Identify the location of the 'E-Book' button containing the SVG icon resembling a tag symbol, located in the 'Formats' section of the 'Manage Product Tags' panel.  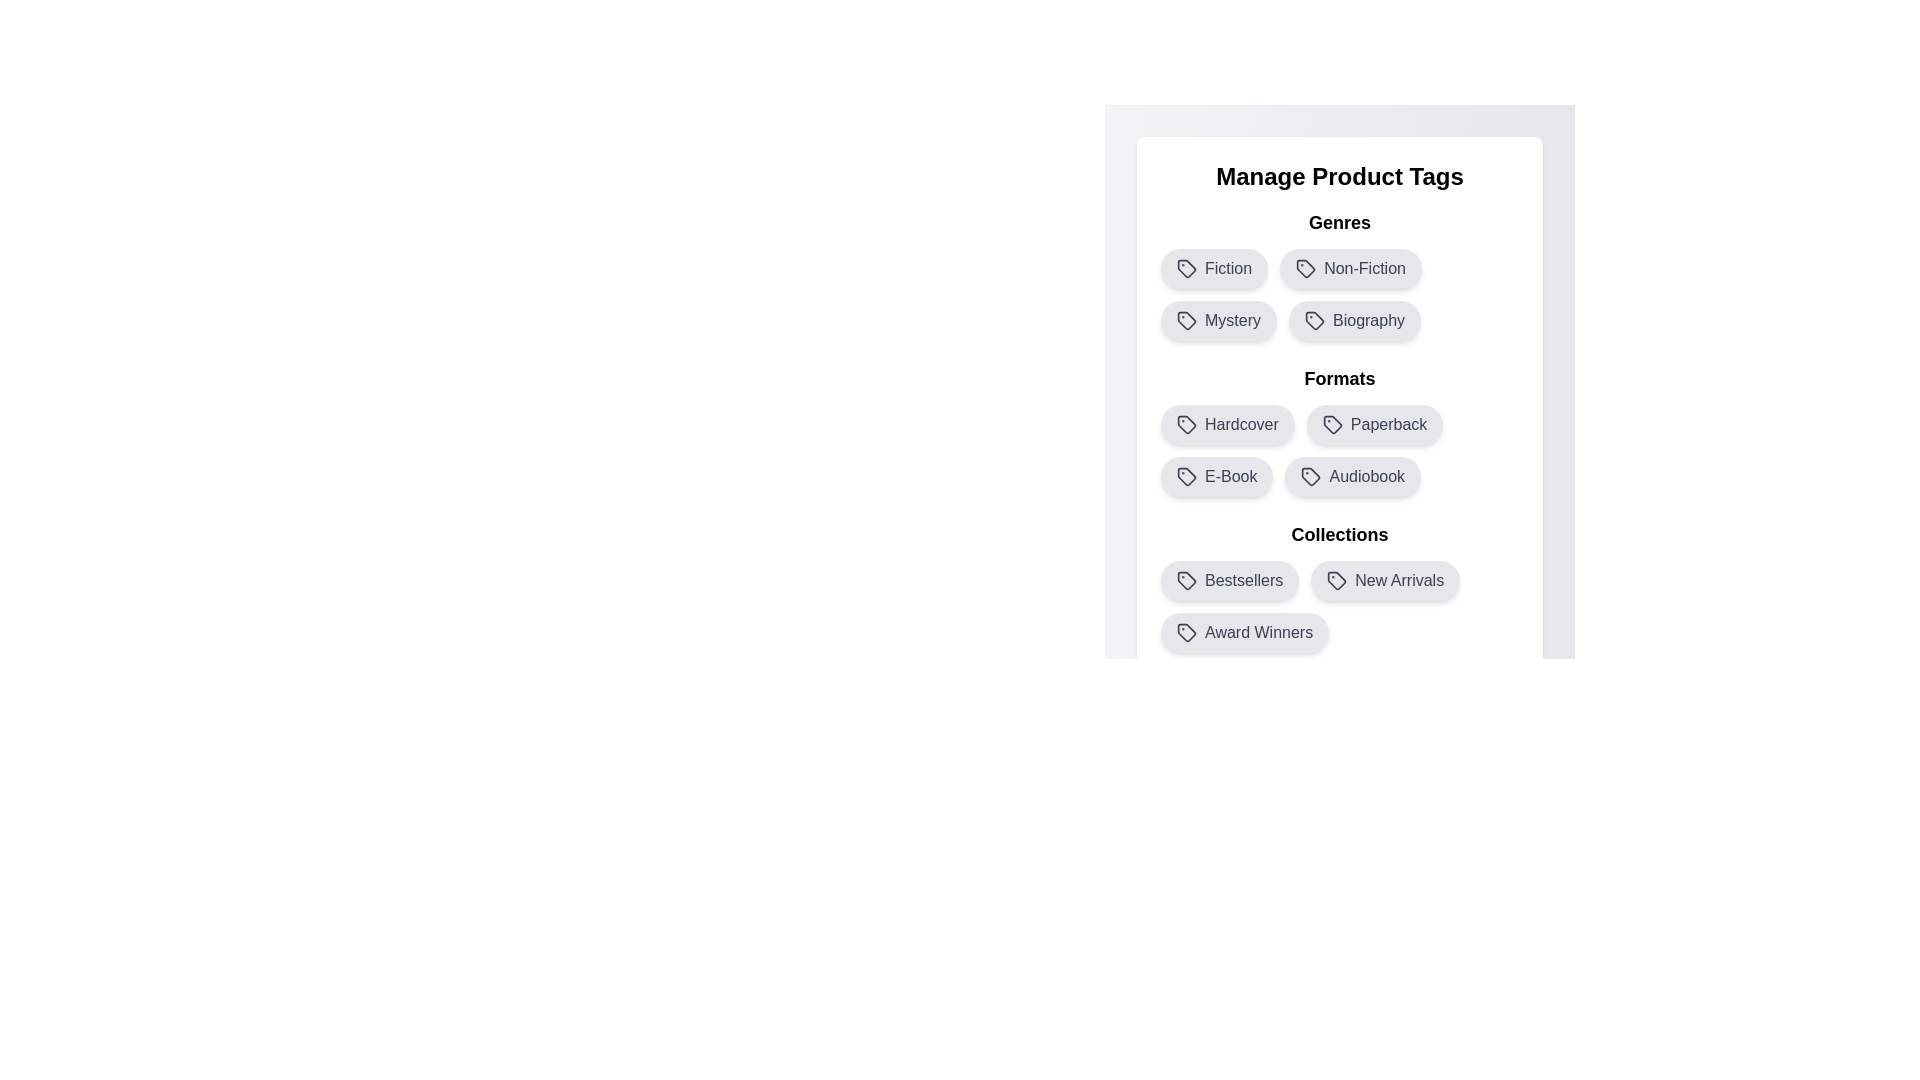
(1186, 477).